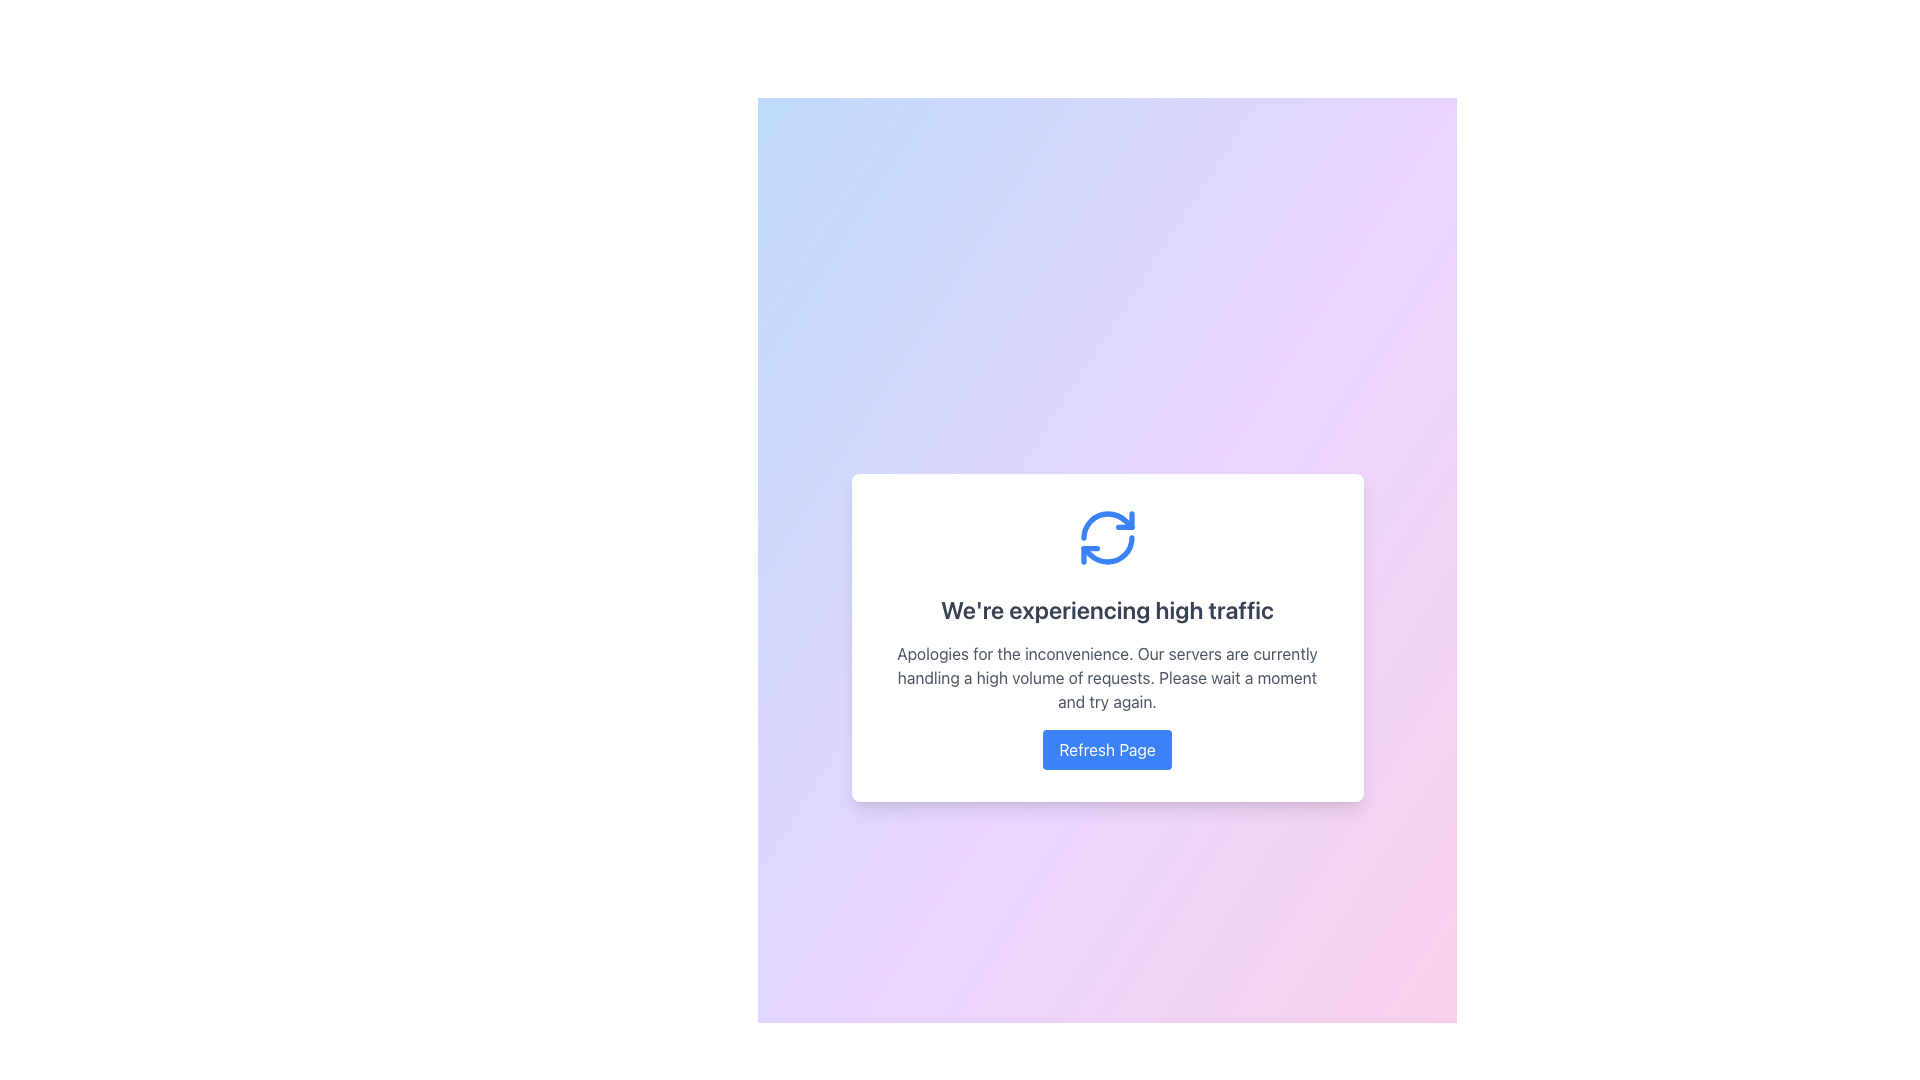 The width and height of the screenshot is (1920, 1080). Describe the element at coordinates (1106, 749) in the screenshot. I see `the 'Refresh Page' button, which is a medium-sized rectangular button with rounded corners, featuring white text on a blue background located at the center-bottom of a white rectangular card` at that location.